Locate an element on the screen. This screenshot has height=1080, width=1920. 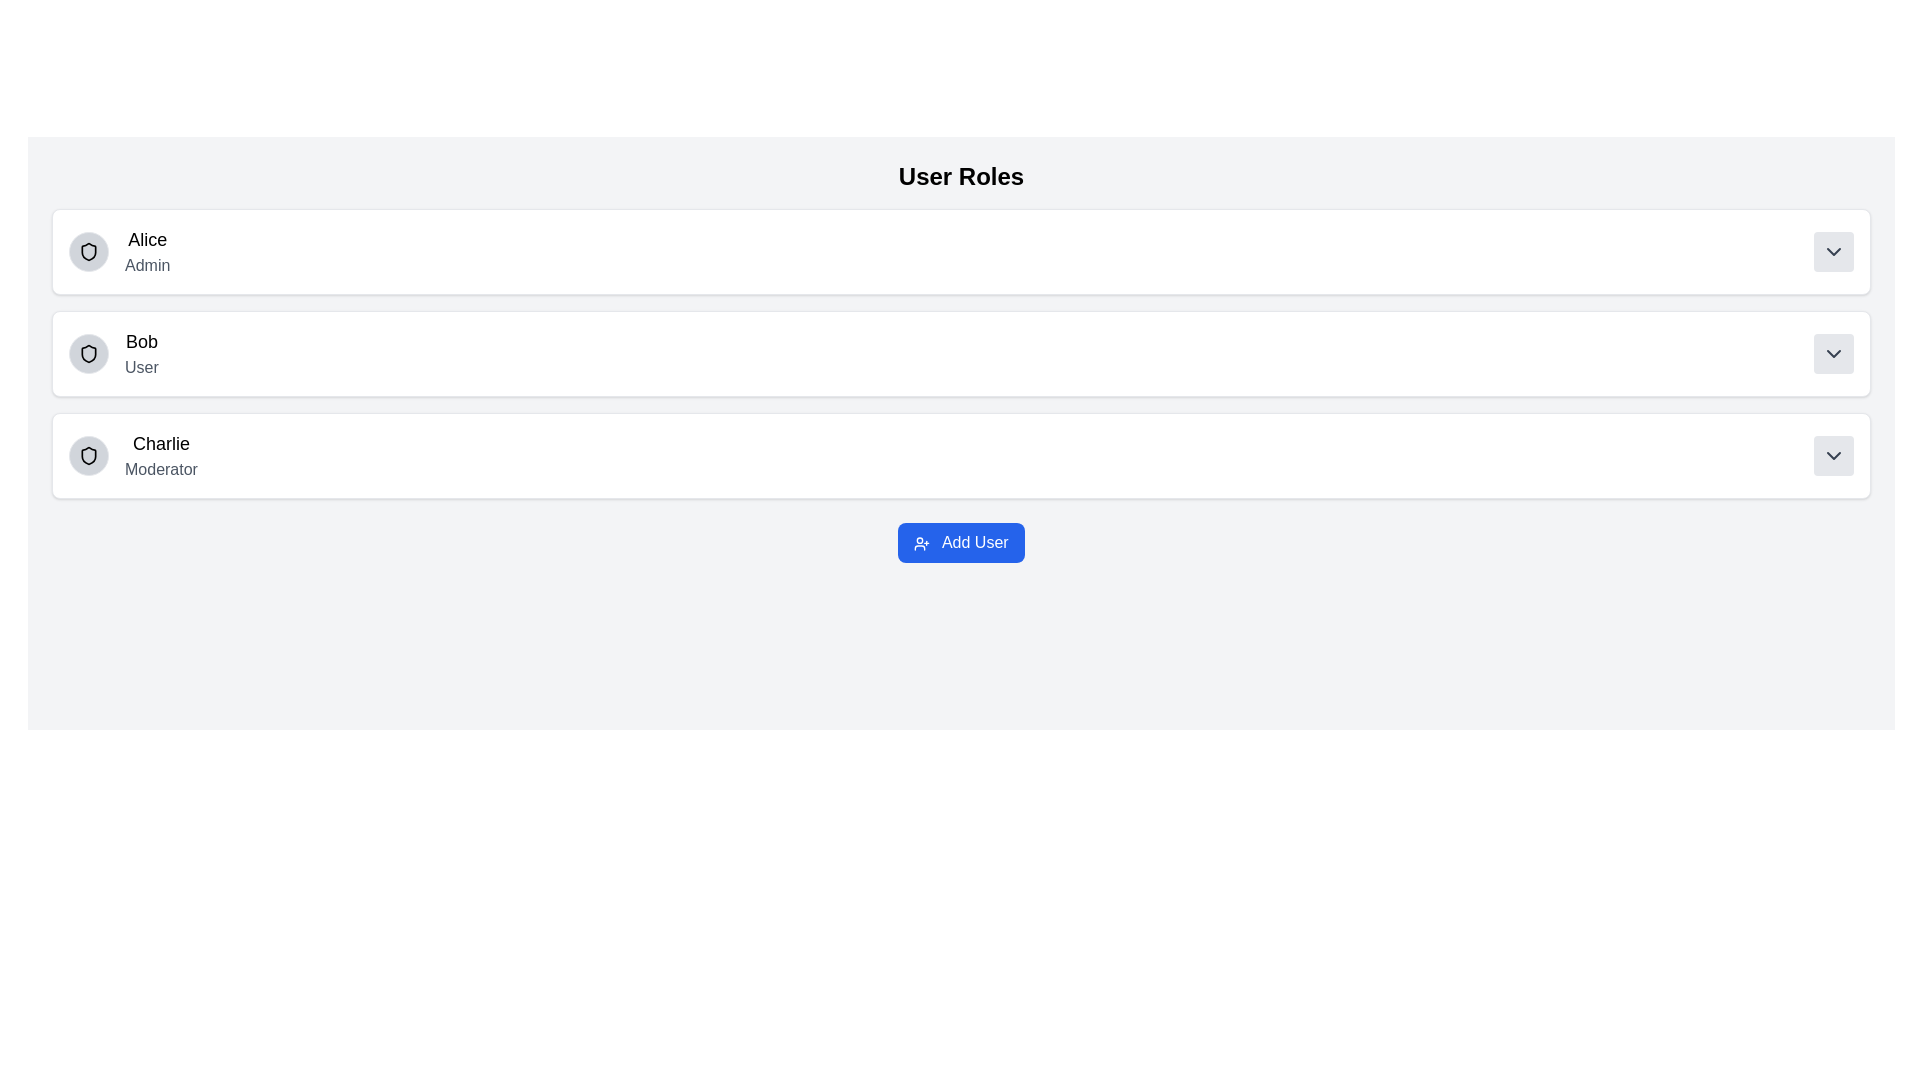
the expand/collapse icon for the user role 'Charlie' within the dropdown associated with the list item labeled 'Charlie' and 'Moderator' is located at coordinates (1833, 455).